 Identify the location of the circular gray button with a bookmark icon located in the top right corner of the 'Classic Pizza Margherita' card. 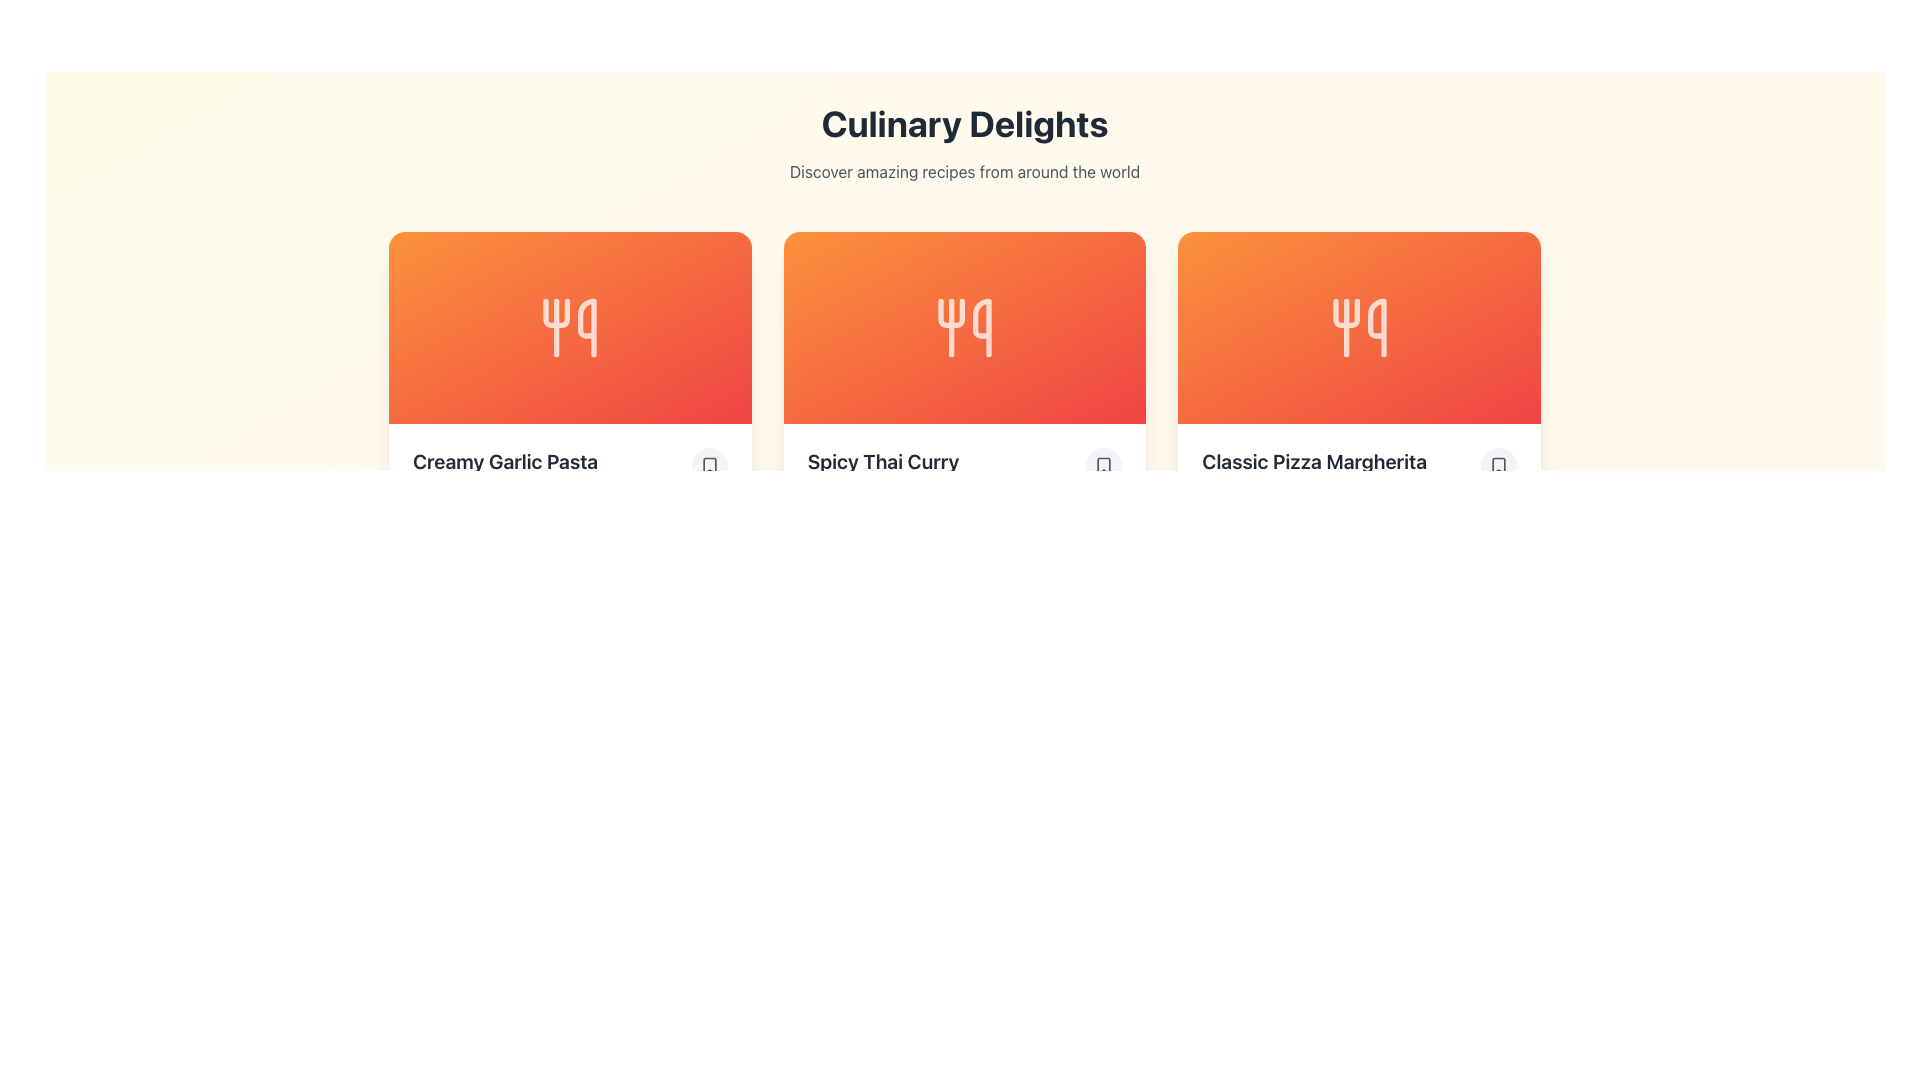
(1498, 466).